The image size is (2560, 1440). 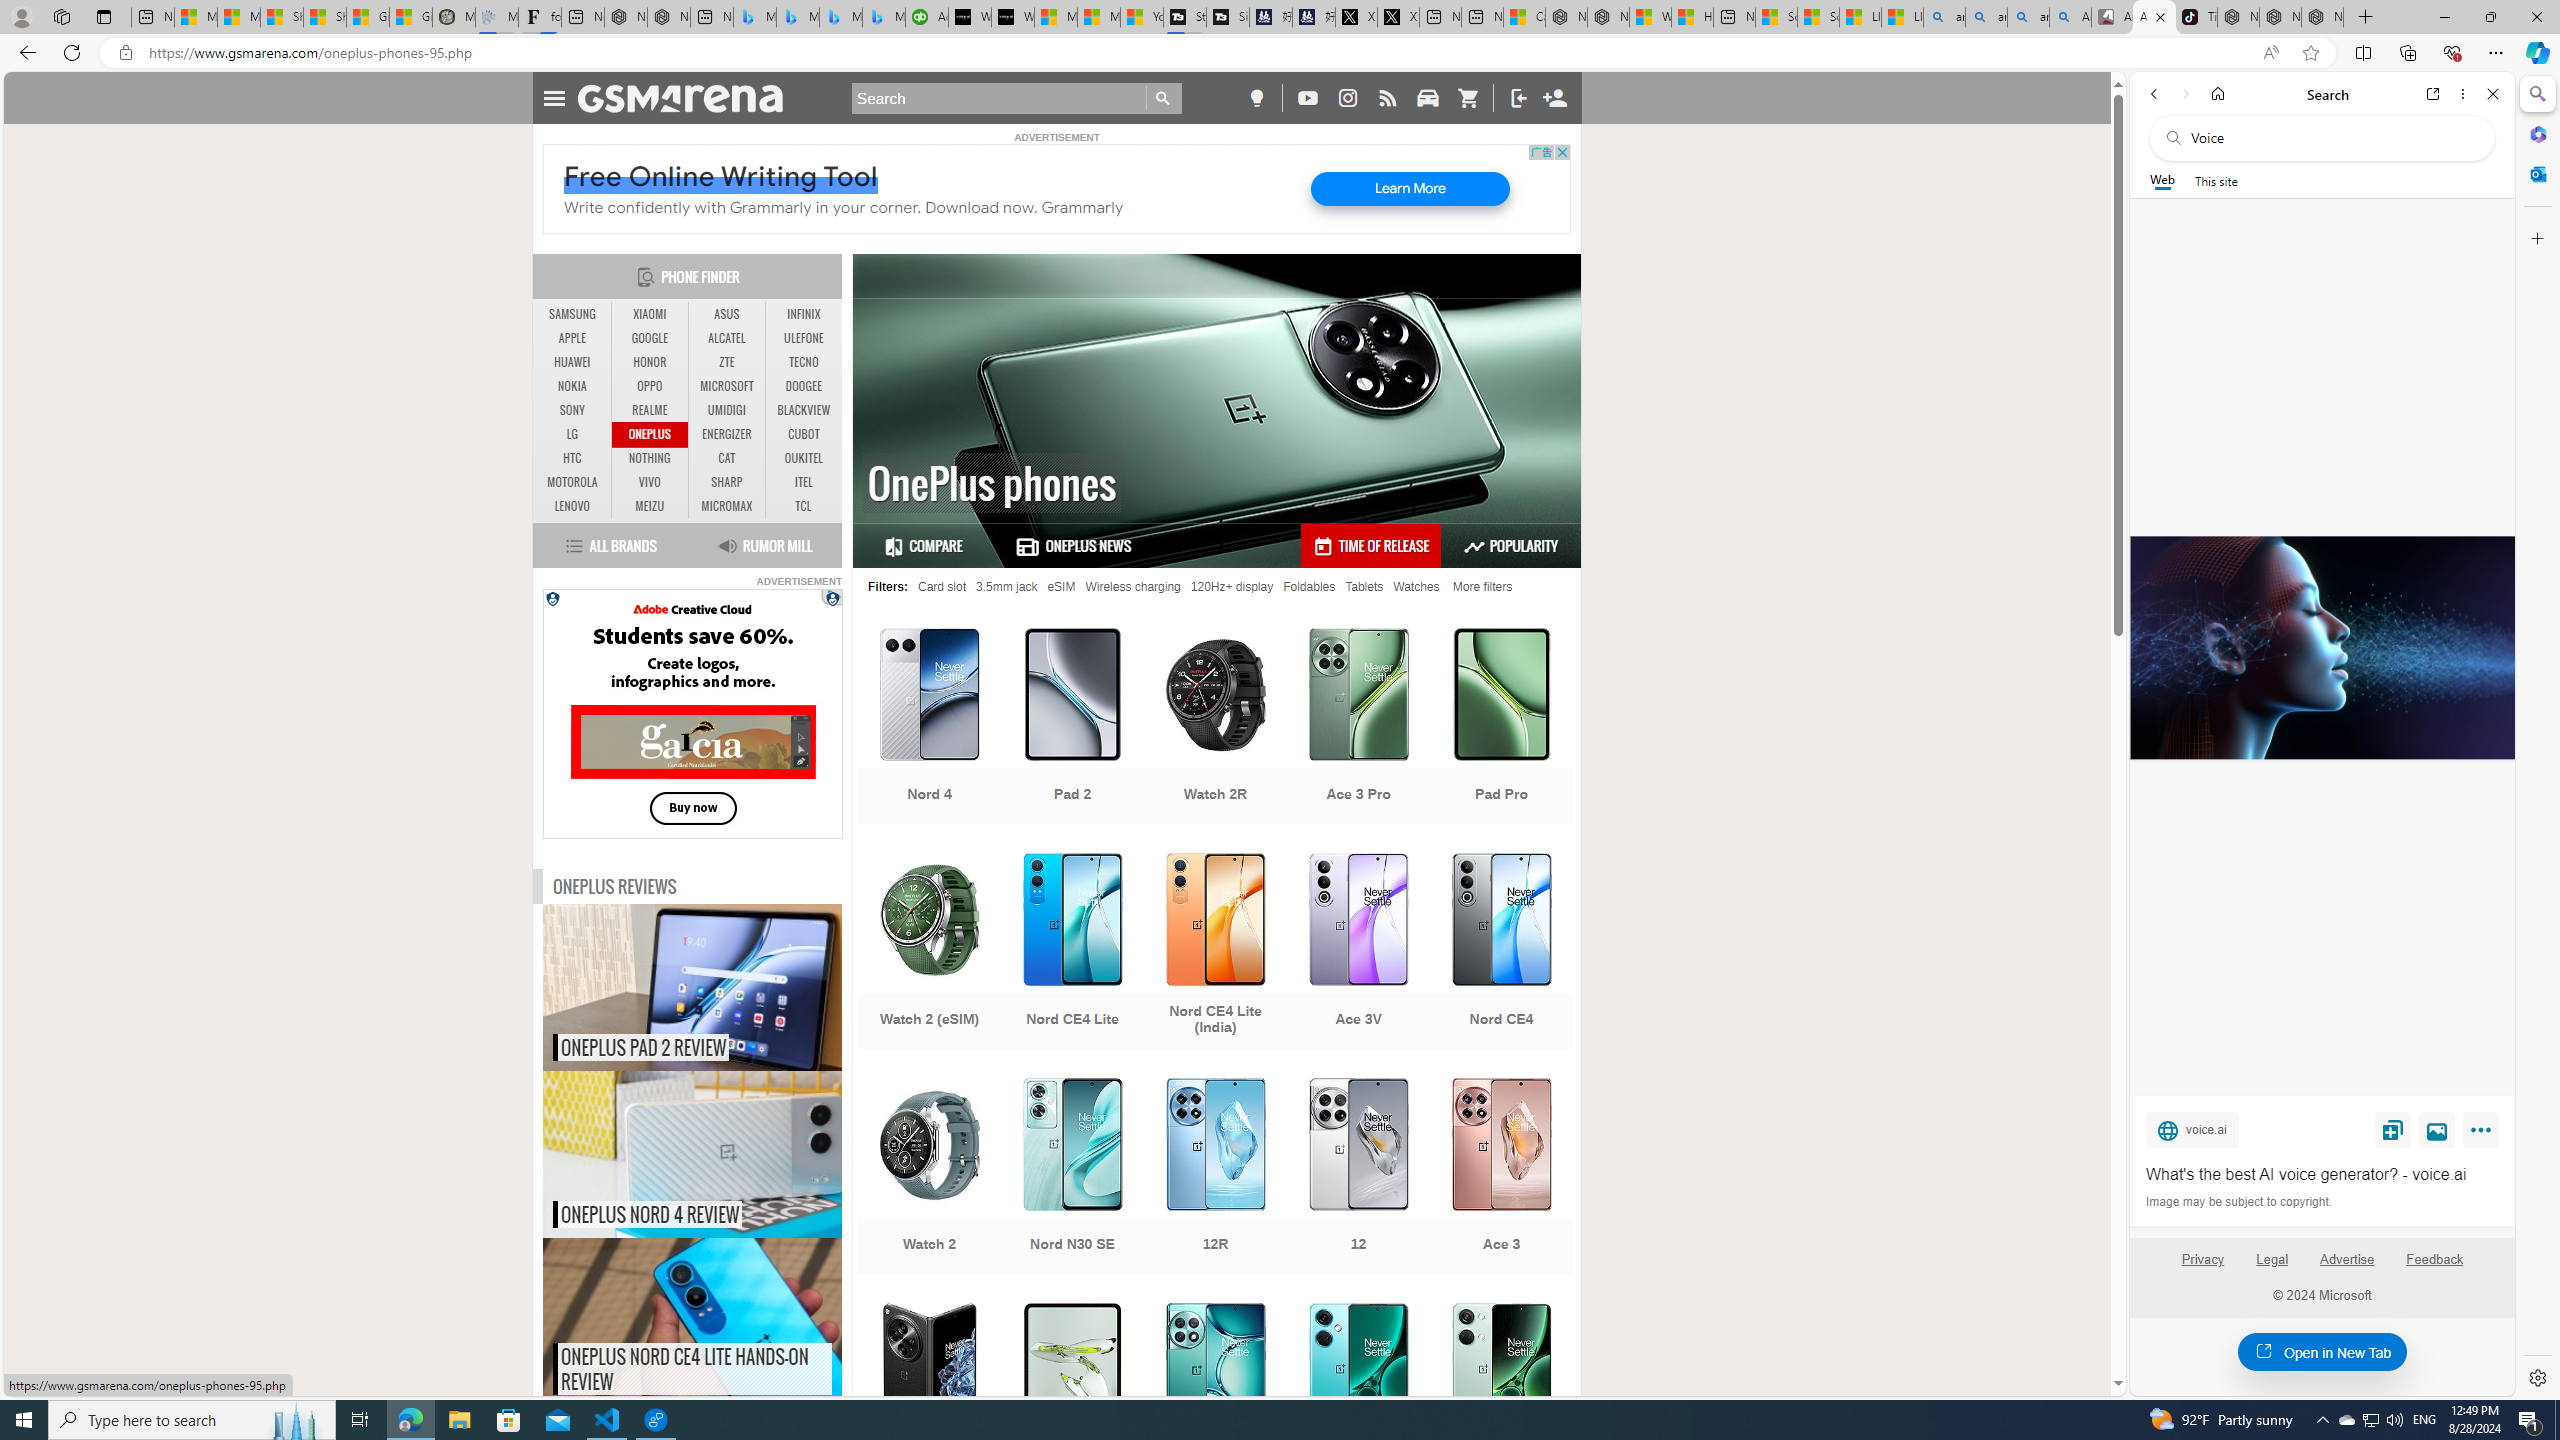 What do you see at coordinates (726, 386) in the screenshot?
I see `'MICROSOFT'` at bounding box center [726, 386].